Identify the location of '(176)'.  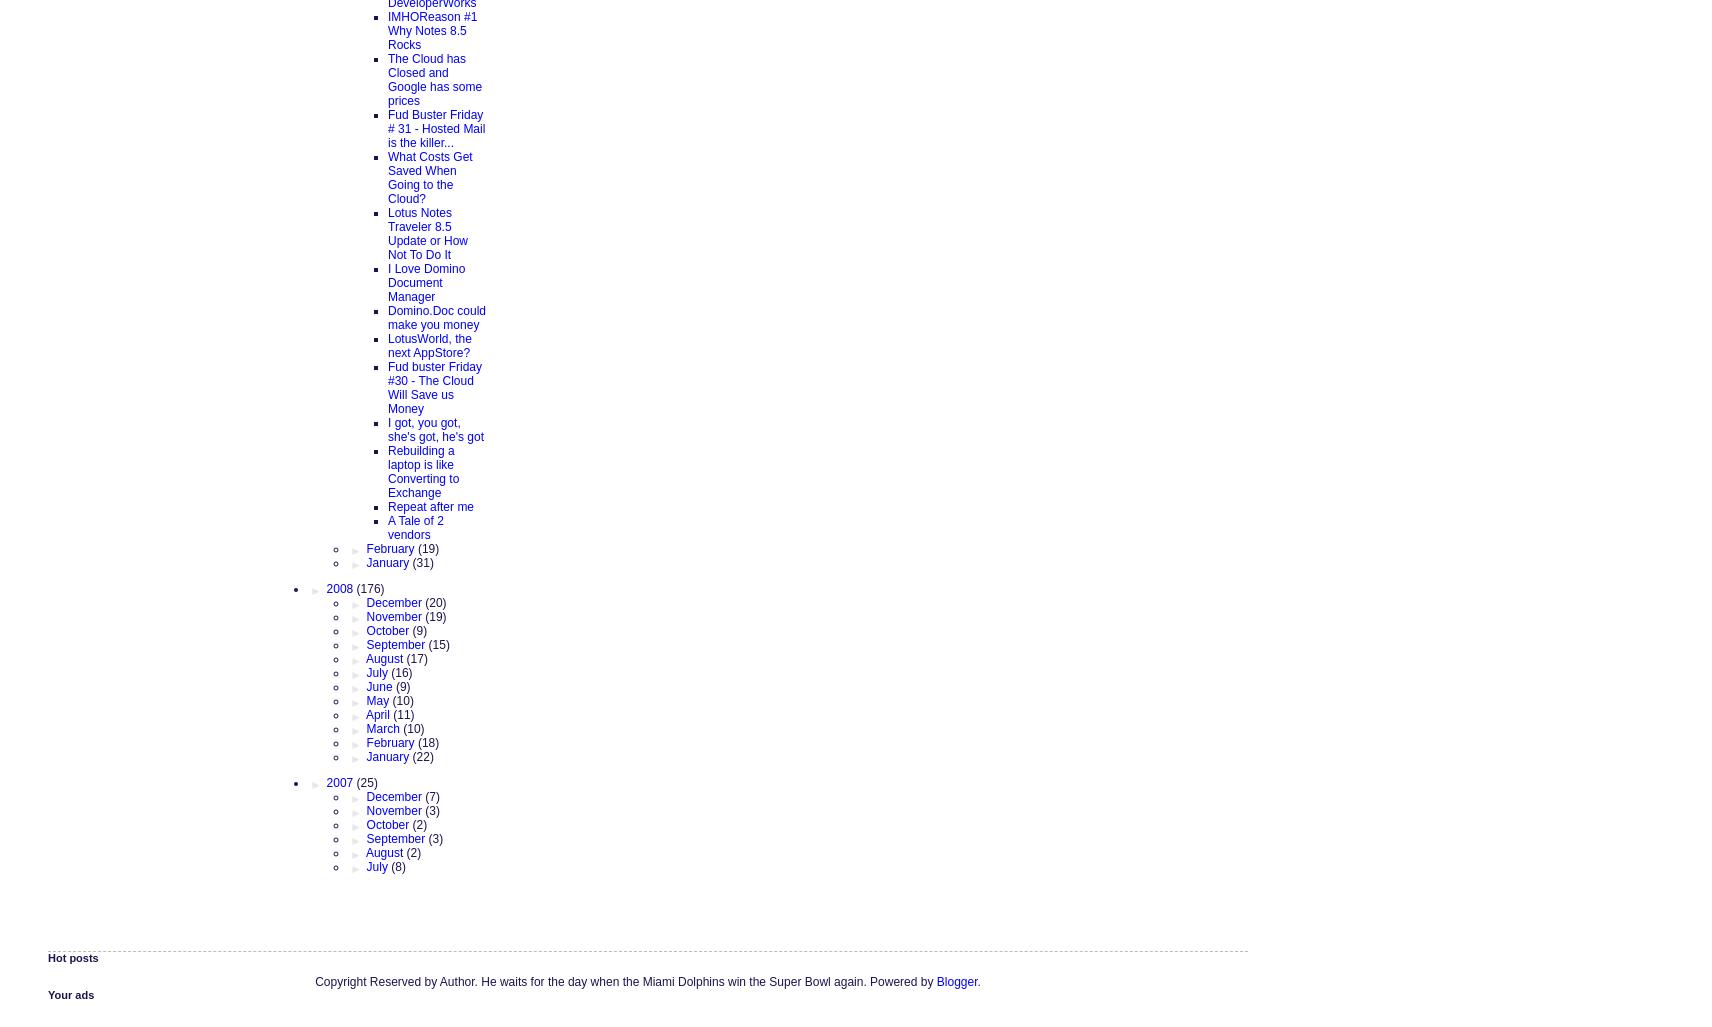
(369, 587).